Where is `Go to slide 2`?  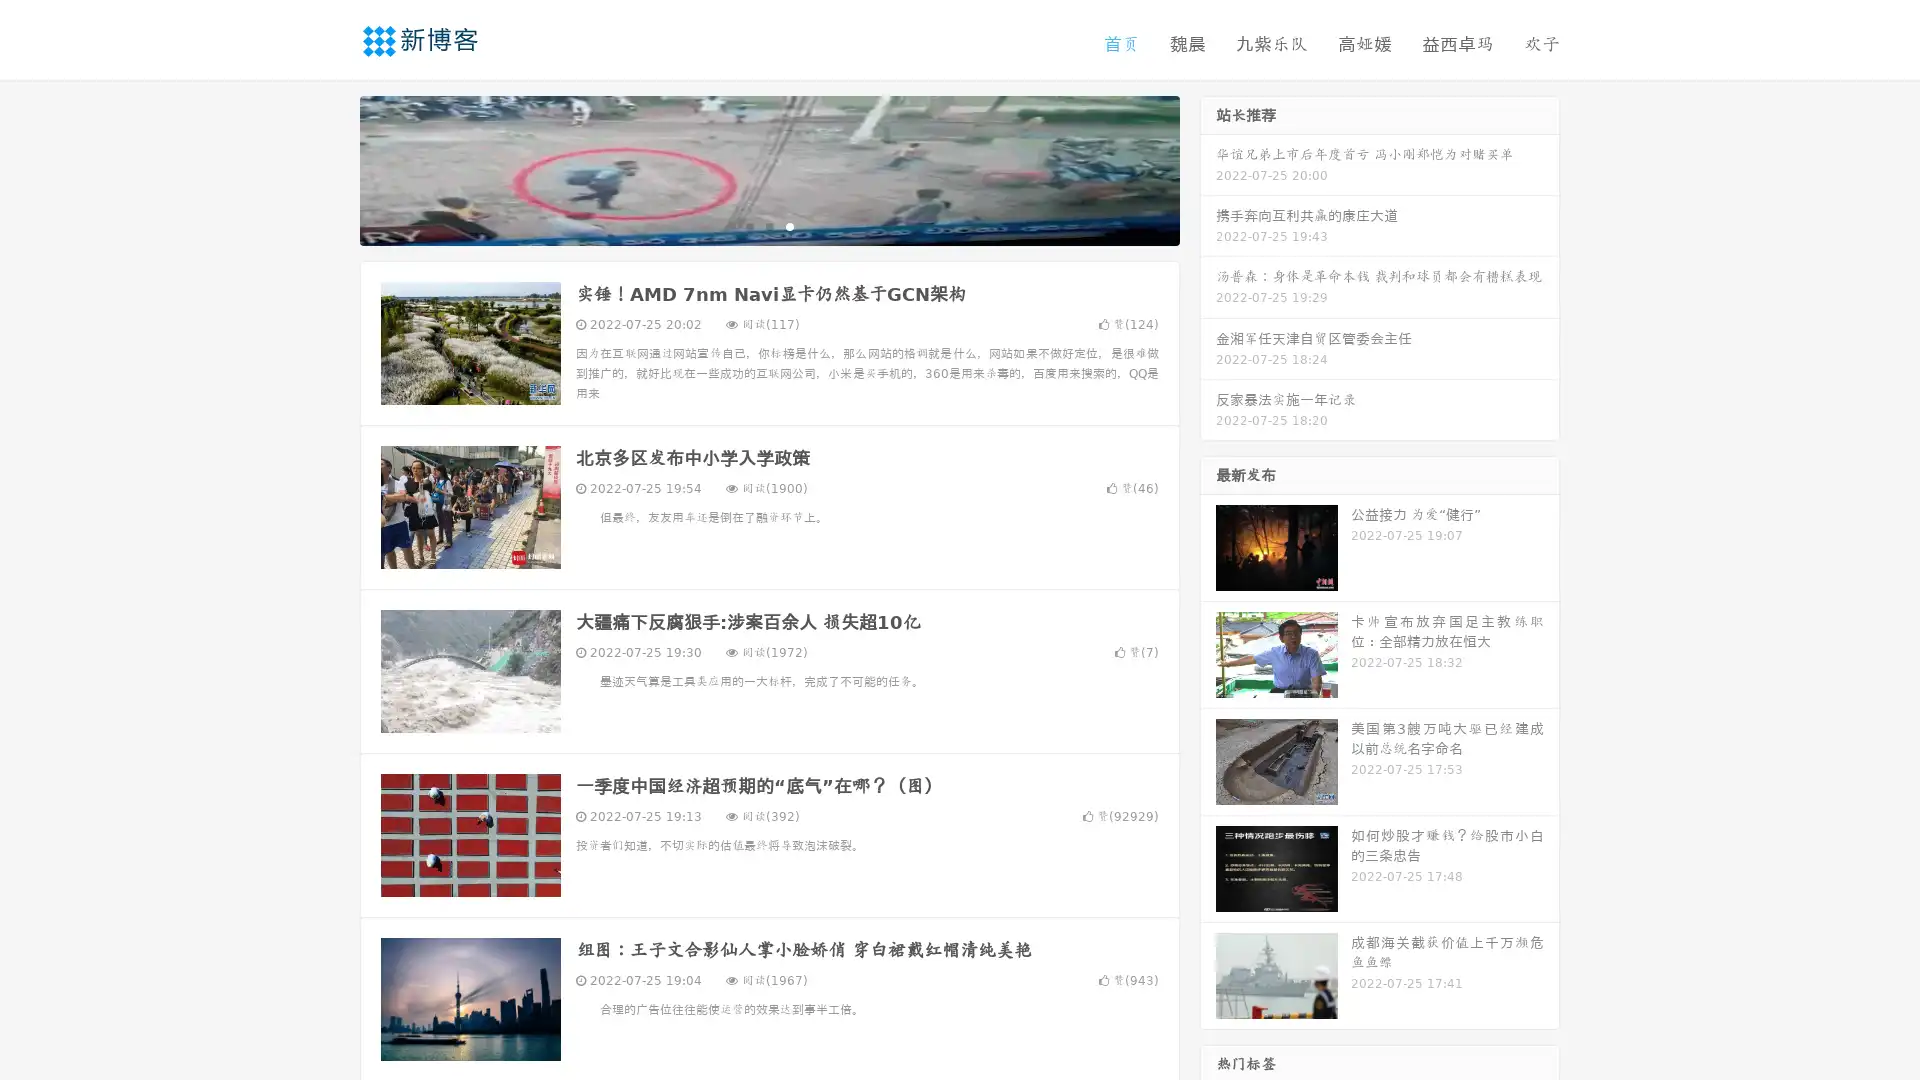
Go to slide 2 is located at coordinates (768, 225).